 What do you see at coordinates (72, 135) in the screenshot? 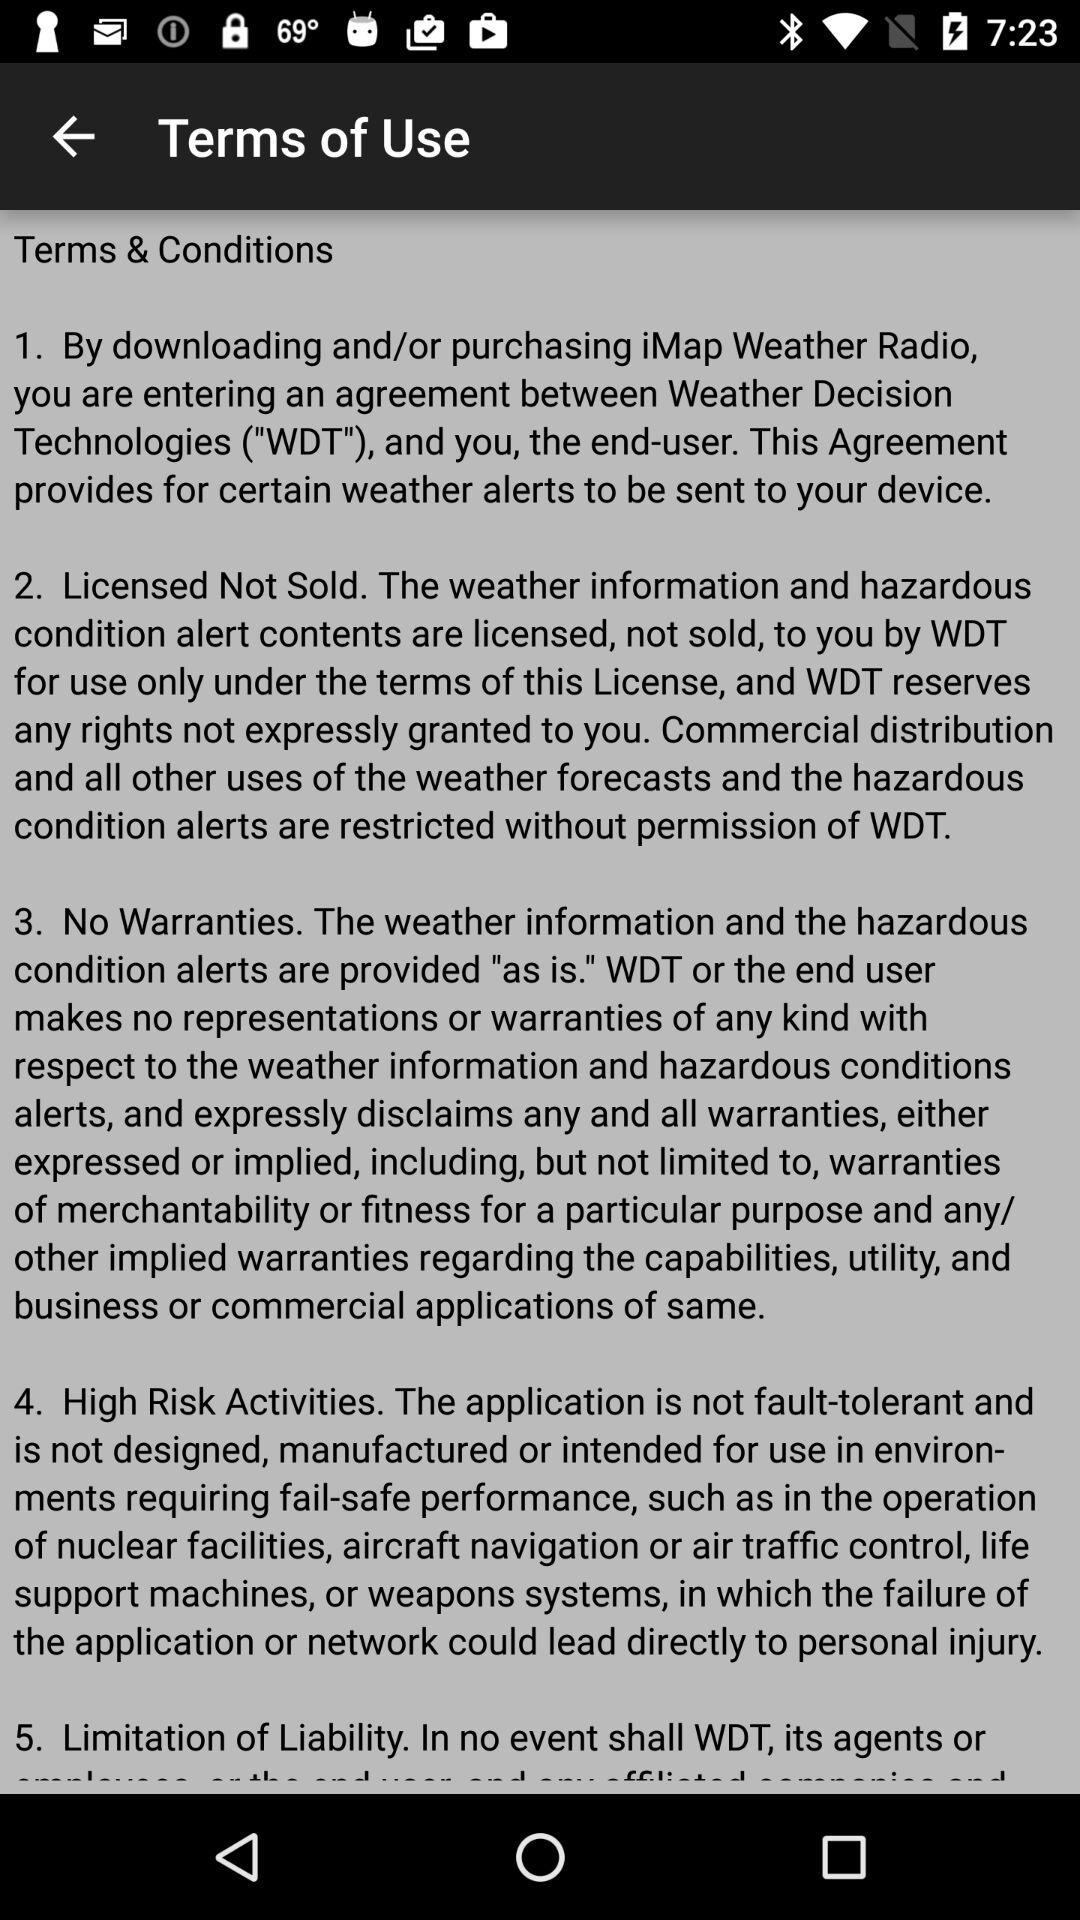
I see `the item to the left of the terms of use app` at bounding box center [72, 135].